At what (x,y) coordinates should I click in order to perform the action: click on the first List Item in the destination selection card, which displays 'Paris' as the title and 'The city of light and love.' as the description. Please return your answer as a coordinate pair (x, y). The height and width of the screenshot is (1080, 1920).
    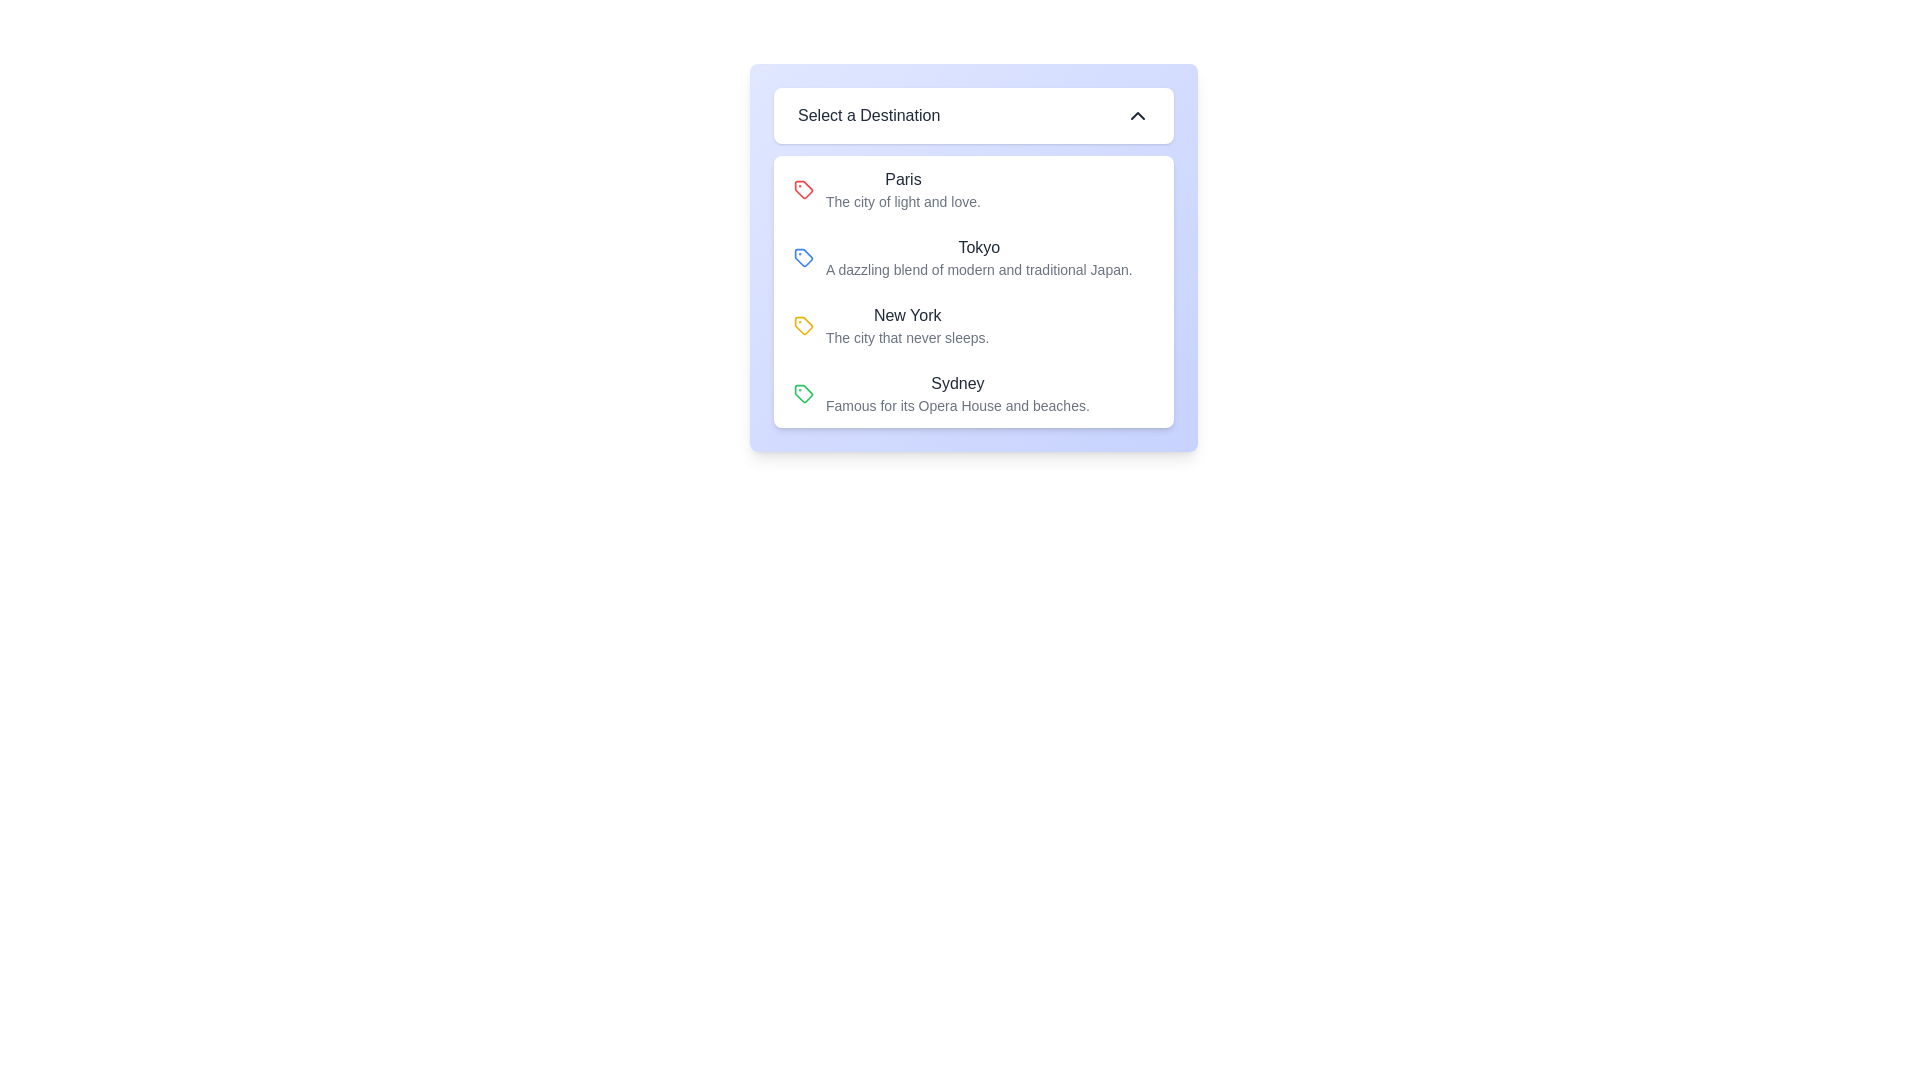
    Looking at the image, I should click on (974, 189).